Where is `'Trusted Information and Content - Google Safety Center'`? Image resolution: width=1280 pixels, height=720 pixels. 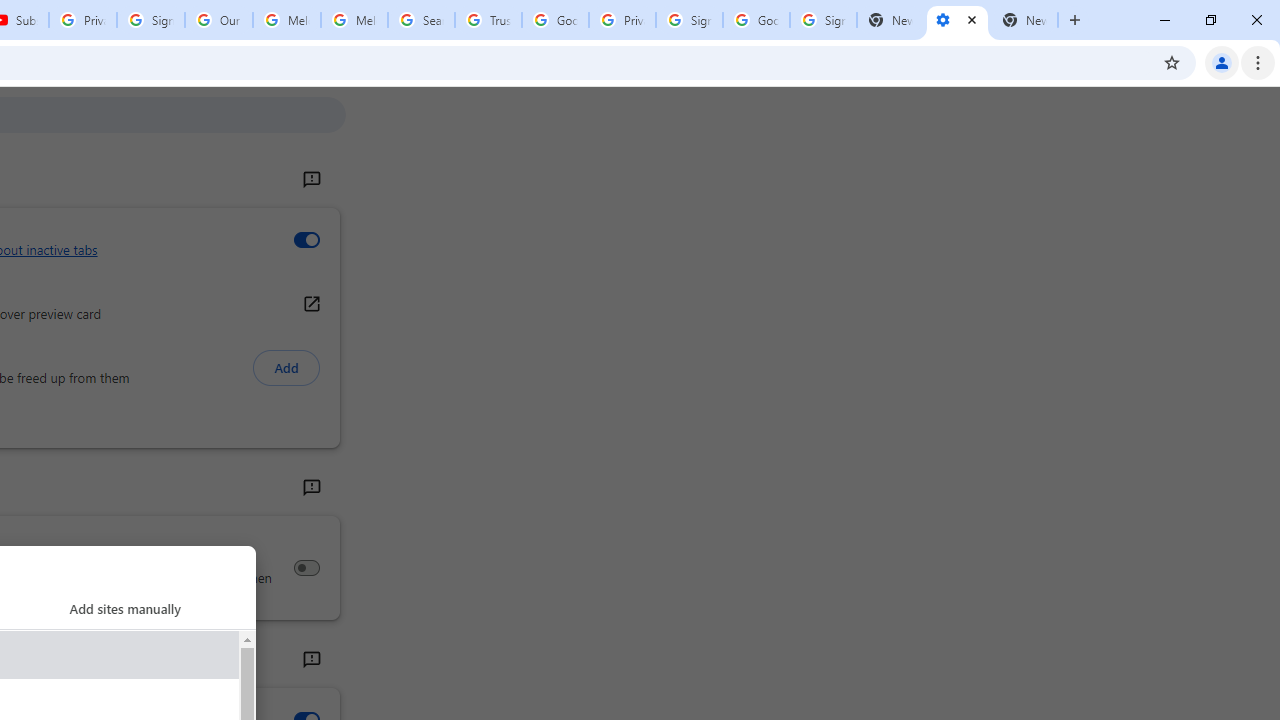
'Trusted Information and Content - Google Safety Center' is located at coordinates (488, 20).